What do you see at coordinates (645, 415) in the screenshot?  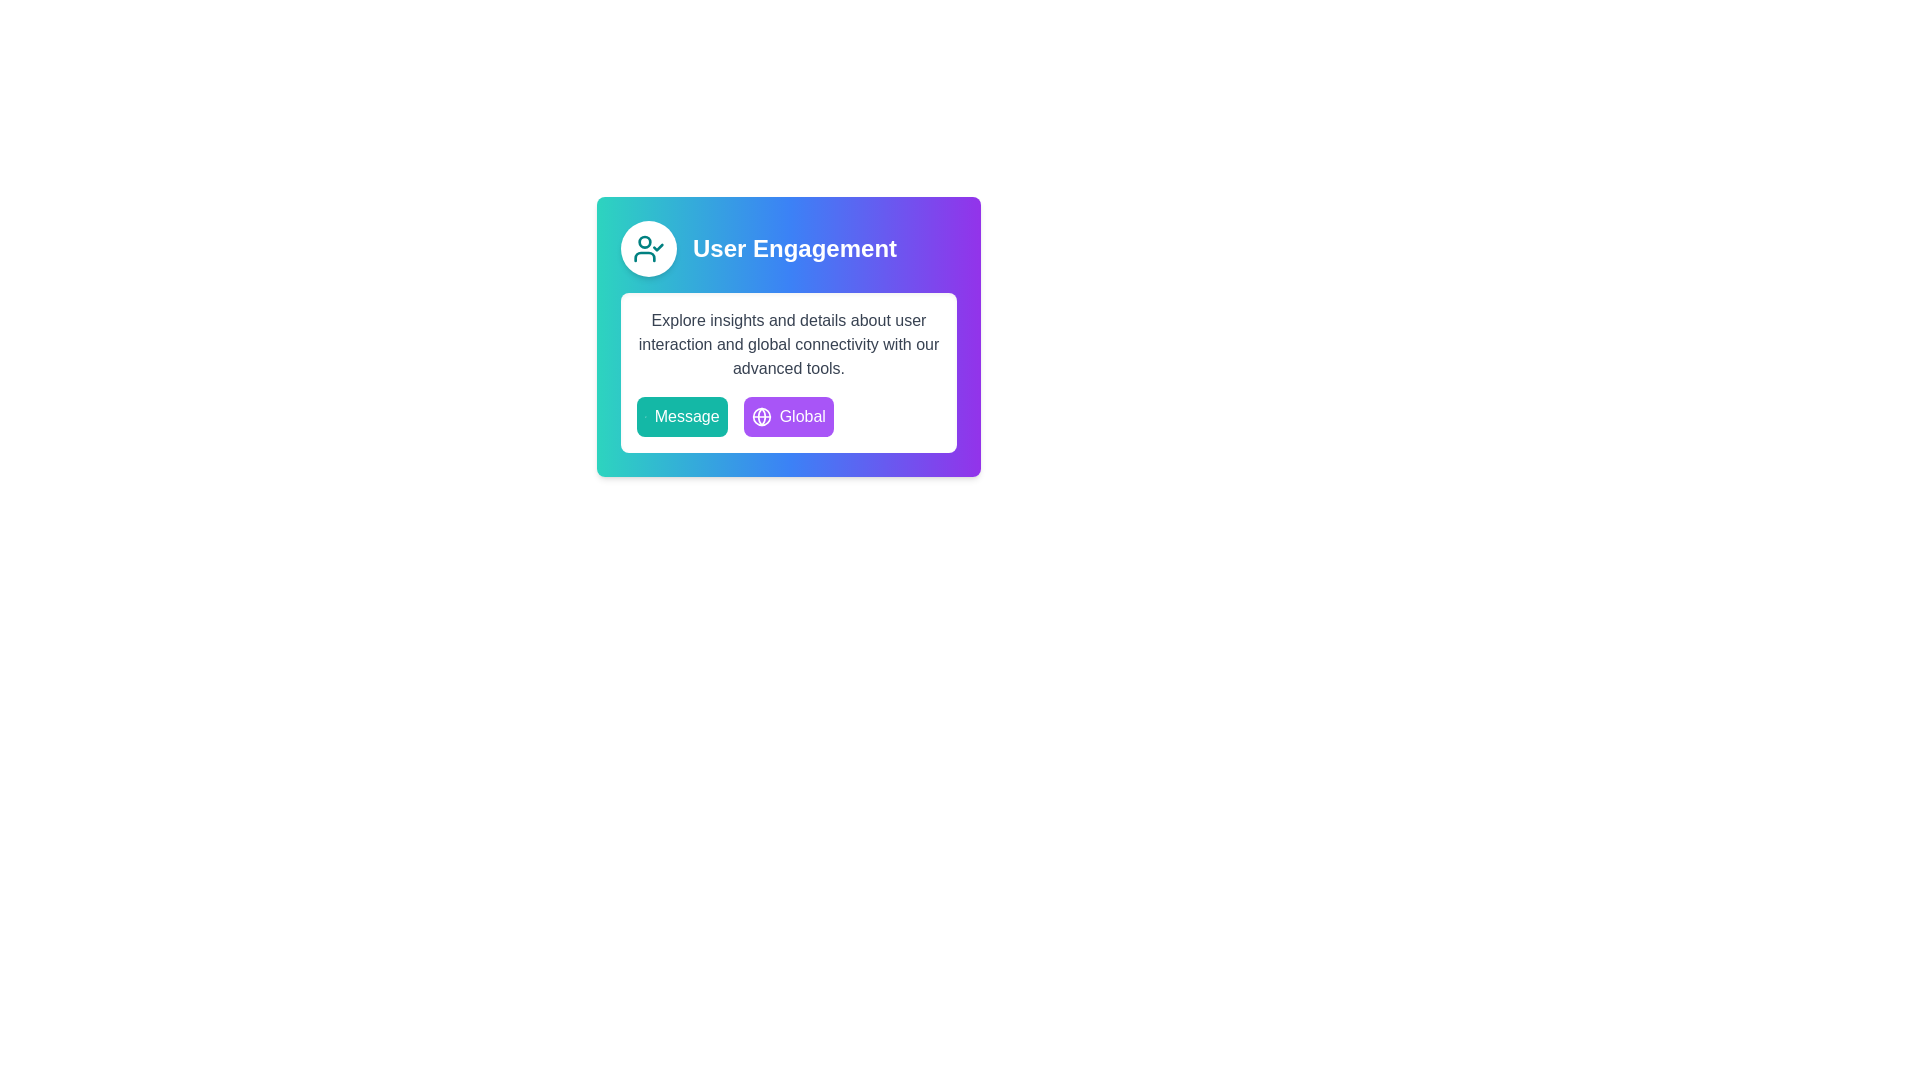 I see `the 'Message' button which contains a speech bubble icon on its left side, styled with a circular outline and a teal background` at bounding box center [645, 415].